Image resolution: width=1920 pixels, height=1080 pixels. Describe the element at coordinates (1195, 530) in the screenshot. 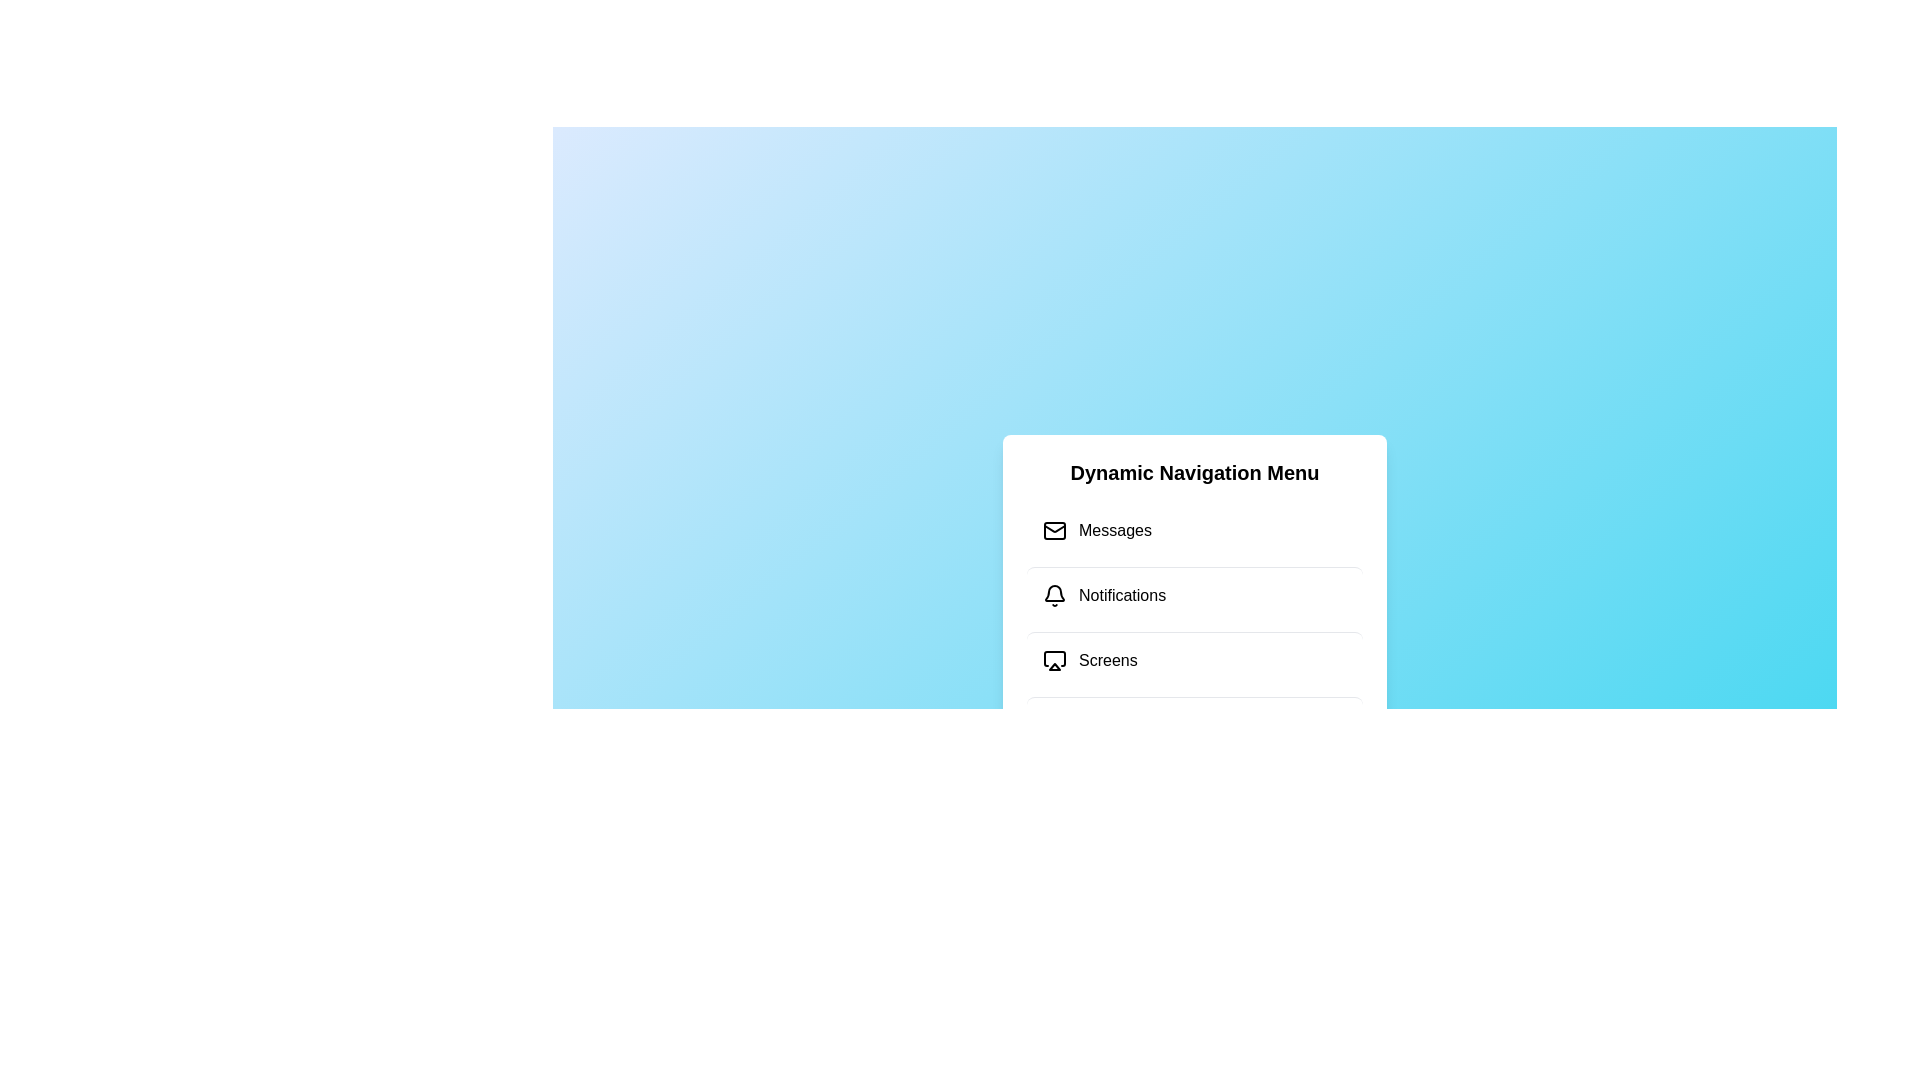

I see `the menu item Messages by clicking on it` at that location.